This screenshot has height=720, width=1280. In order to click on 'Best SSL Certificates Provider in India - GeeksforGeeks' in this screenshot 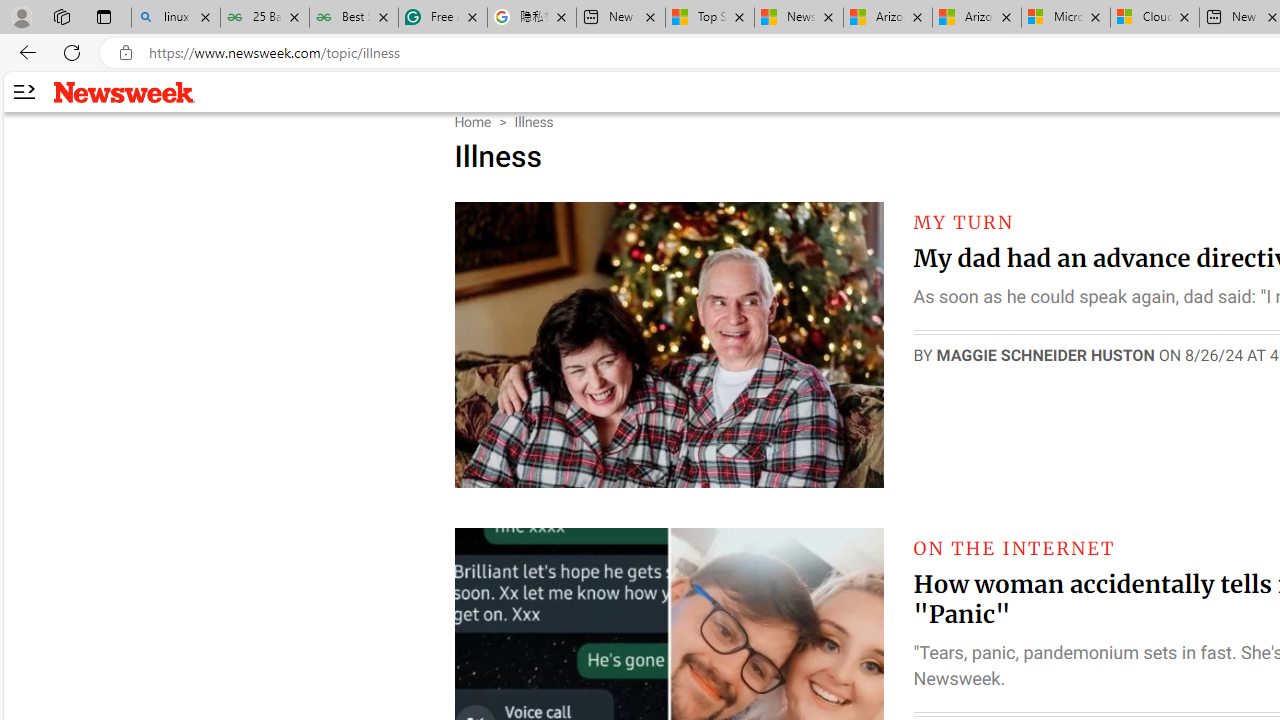, I will do `click(353, 17)`.